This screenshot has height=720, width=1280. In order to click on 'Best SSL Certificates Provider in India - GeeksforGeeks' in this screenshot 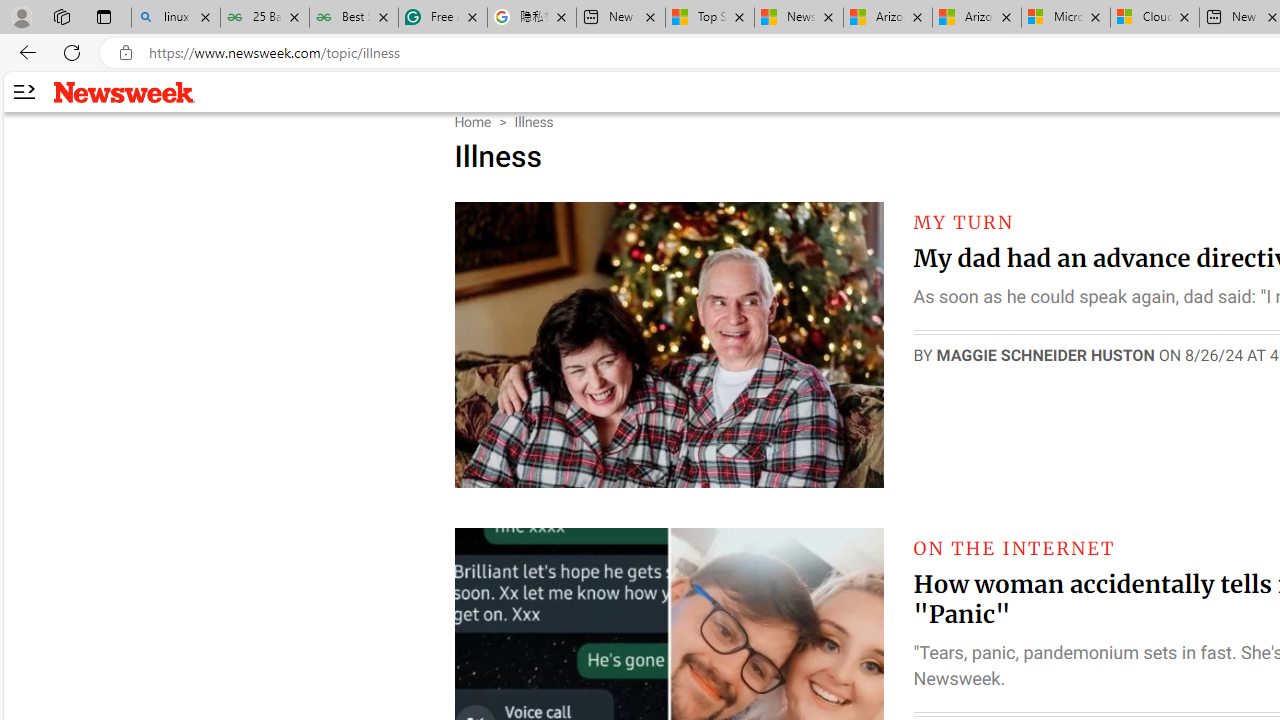, I will do `click(353, 17)`.